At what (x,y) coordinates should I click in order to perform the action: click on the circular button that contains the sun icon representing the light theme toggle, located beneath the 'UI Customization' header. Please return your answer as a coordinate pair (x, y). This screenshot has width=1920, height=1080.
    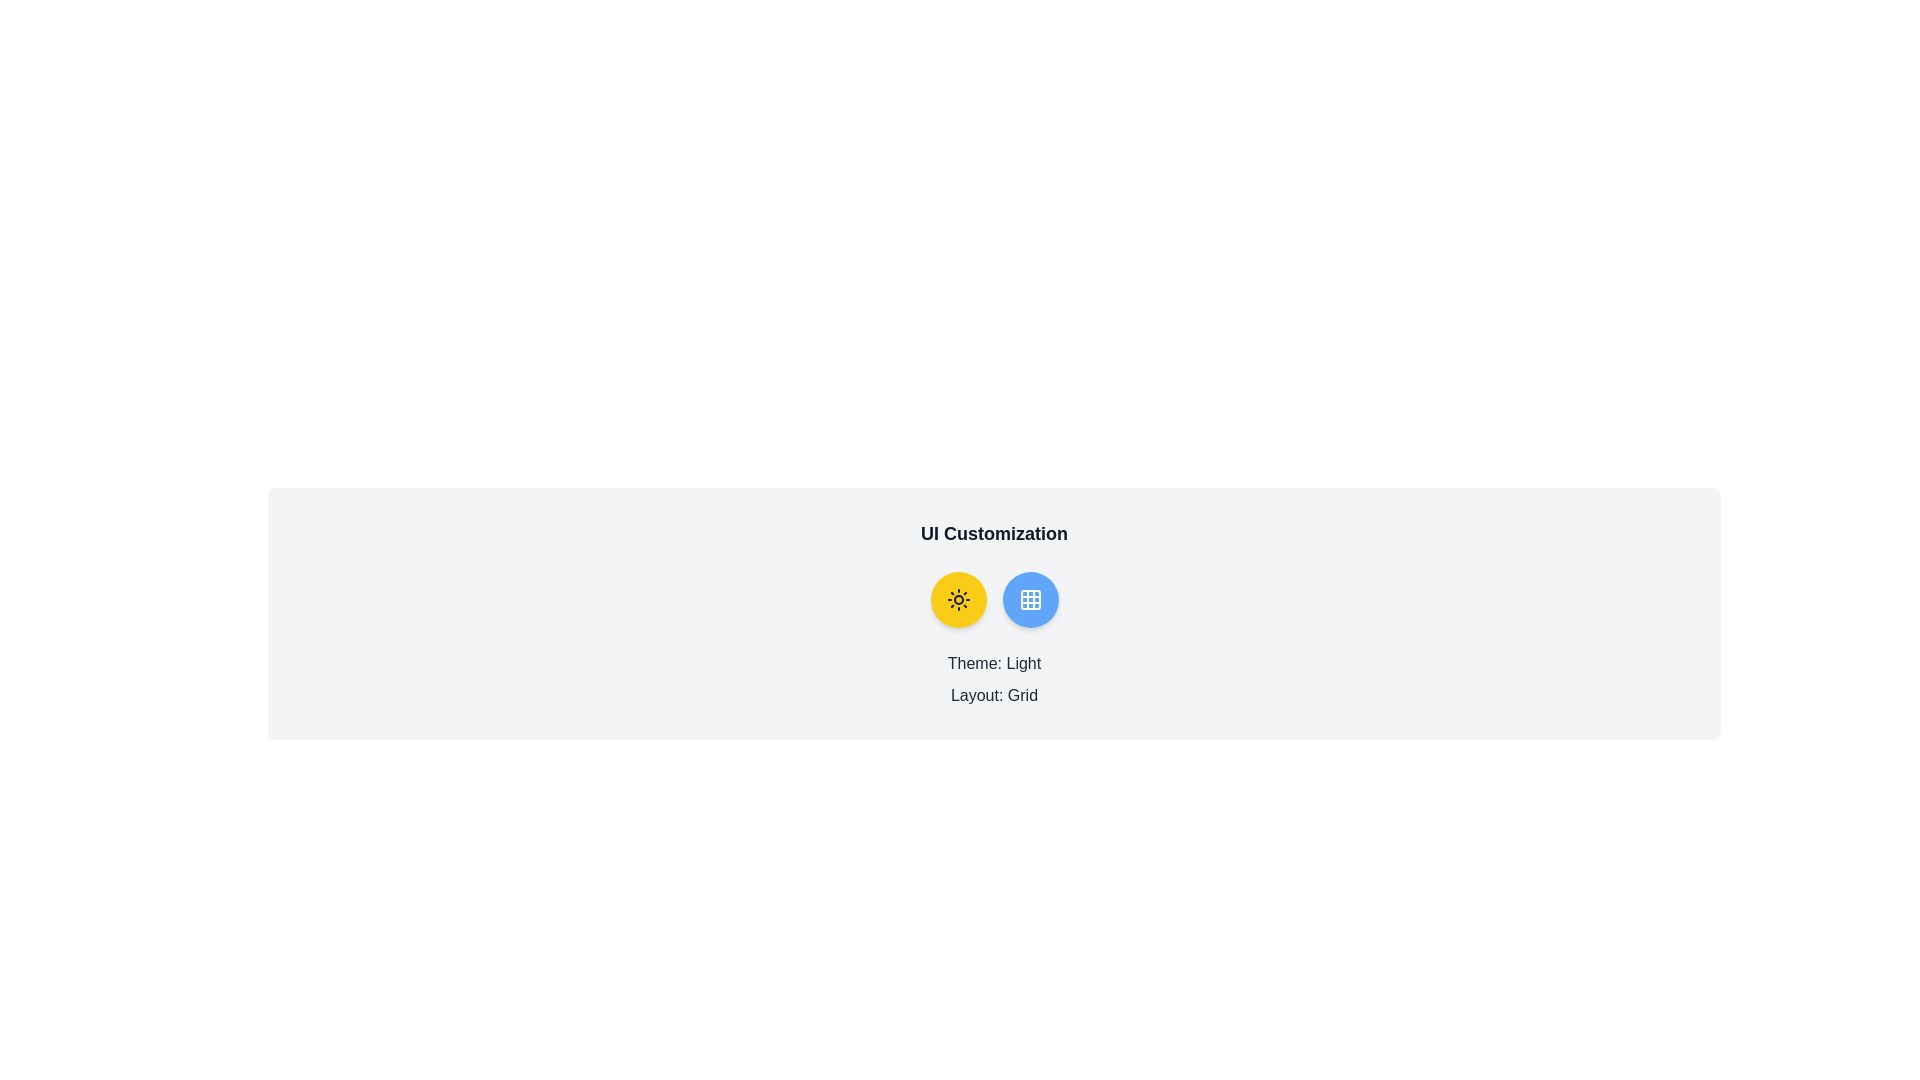
    Looking at the image, I should click on (957, 599).